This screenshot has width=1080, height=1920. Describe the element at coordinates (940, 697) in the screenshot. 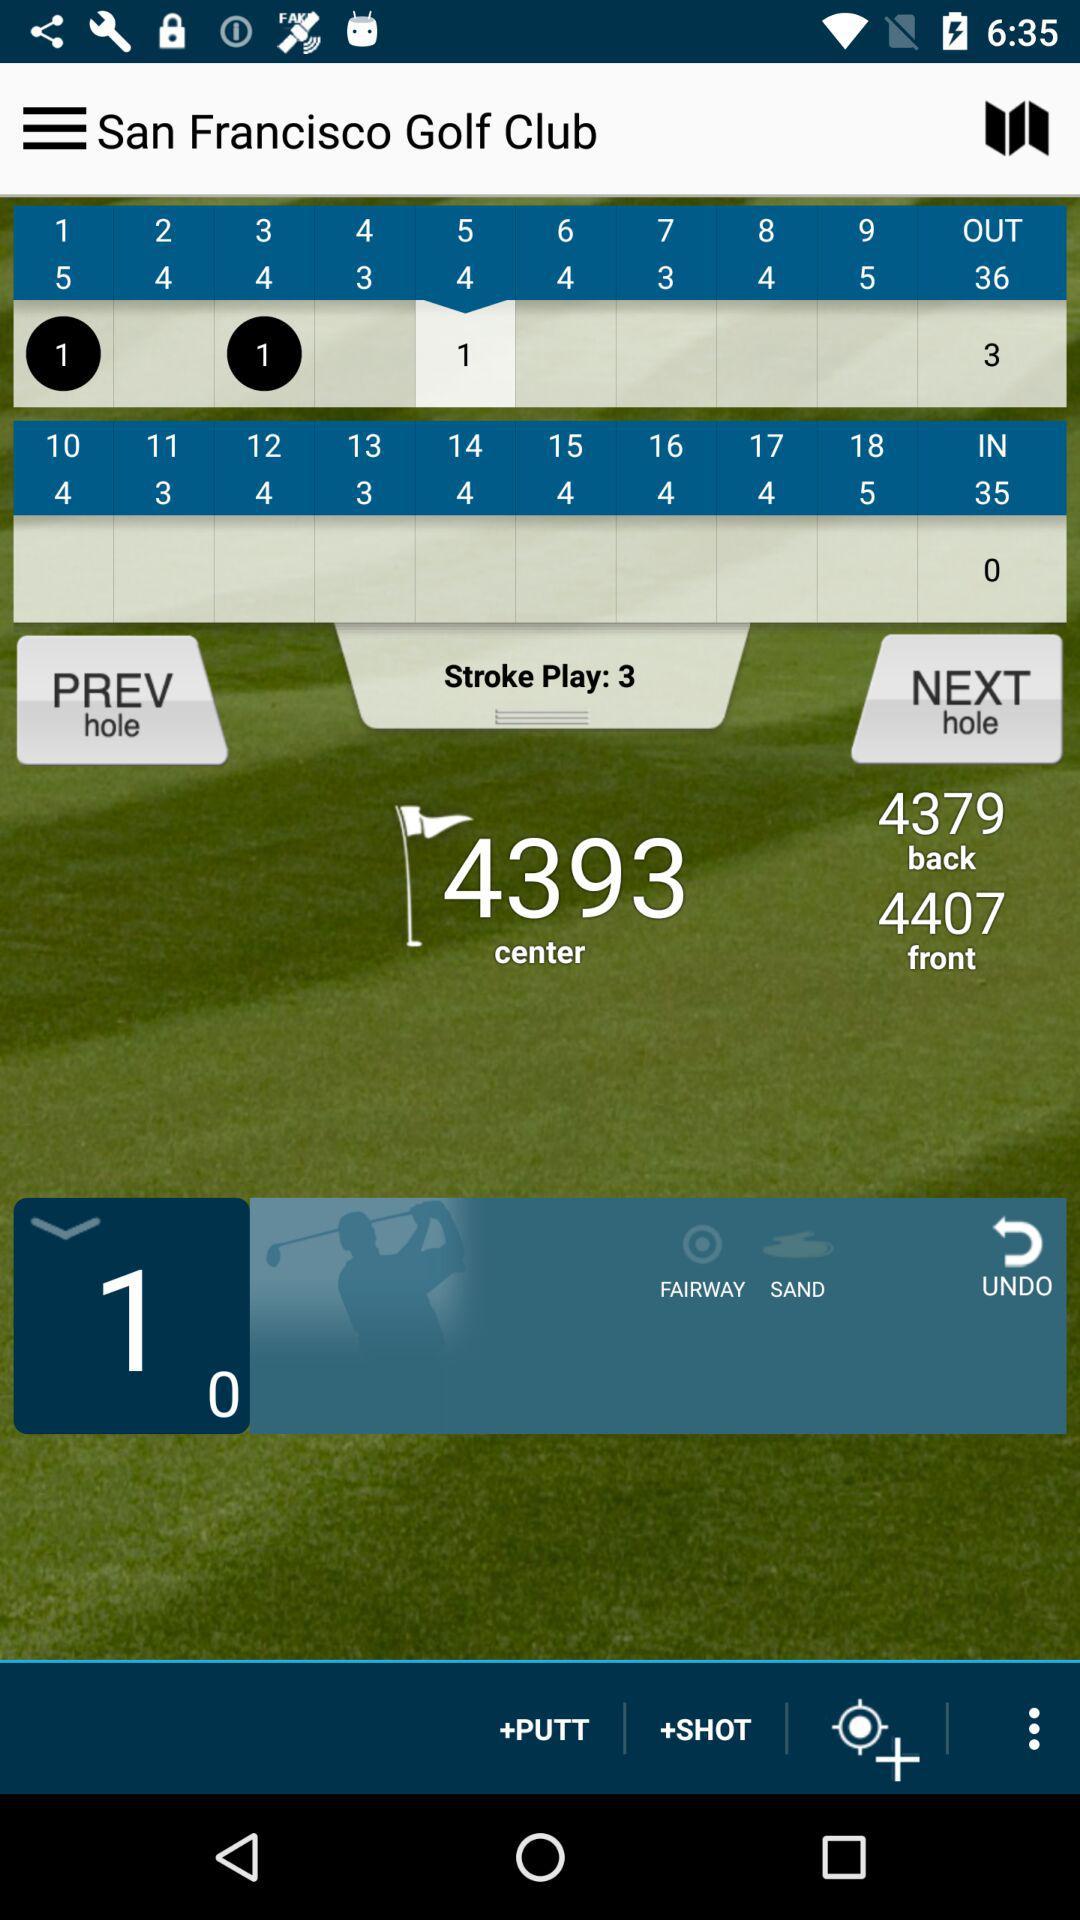

I see `click on next` at that location.